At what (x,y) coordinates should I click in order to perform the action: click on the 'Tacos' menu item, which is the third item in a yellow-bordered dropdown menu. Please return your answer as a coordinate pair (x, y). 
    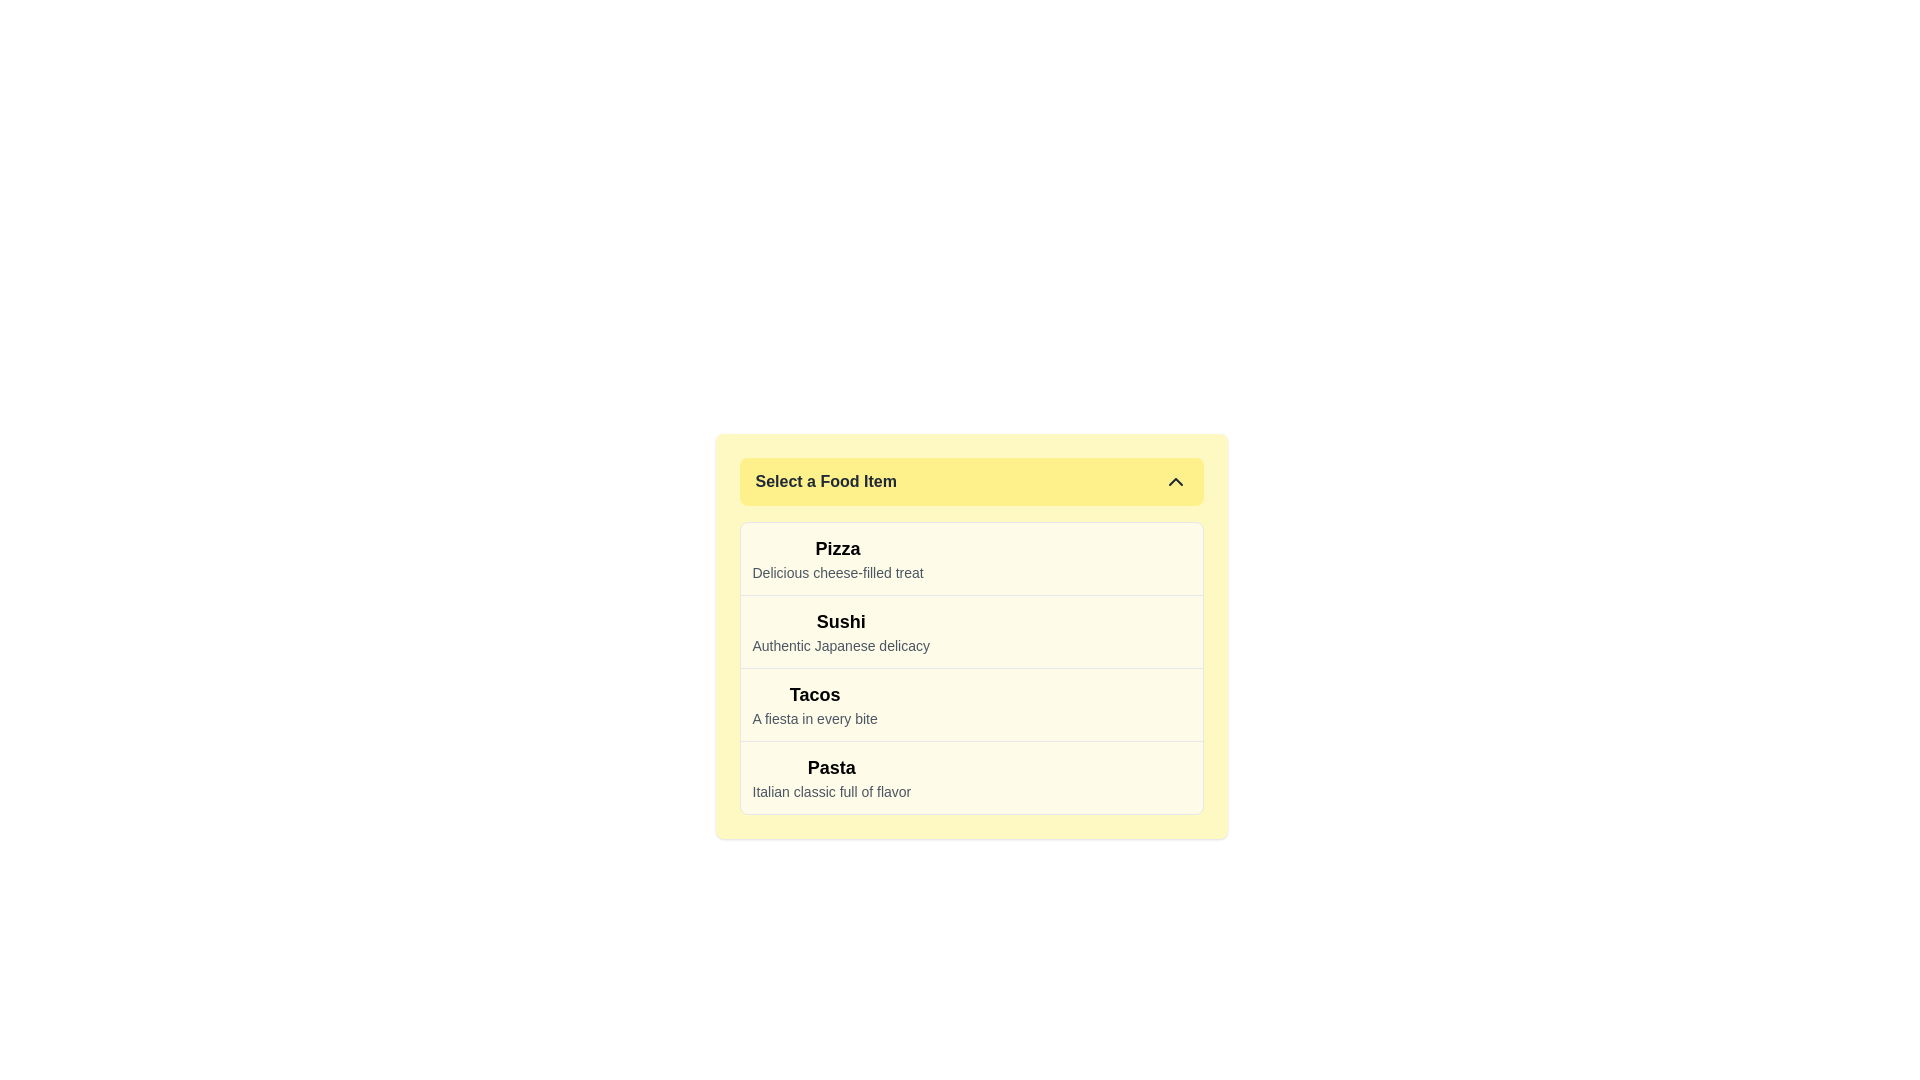
    Looking at the image, I should click on (971, 703).